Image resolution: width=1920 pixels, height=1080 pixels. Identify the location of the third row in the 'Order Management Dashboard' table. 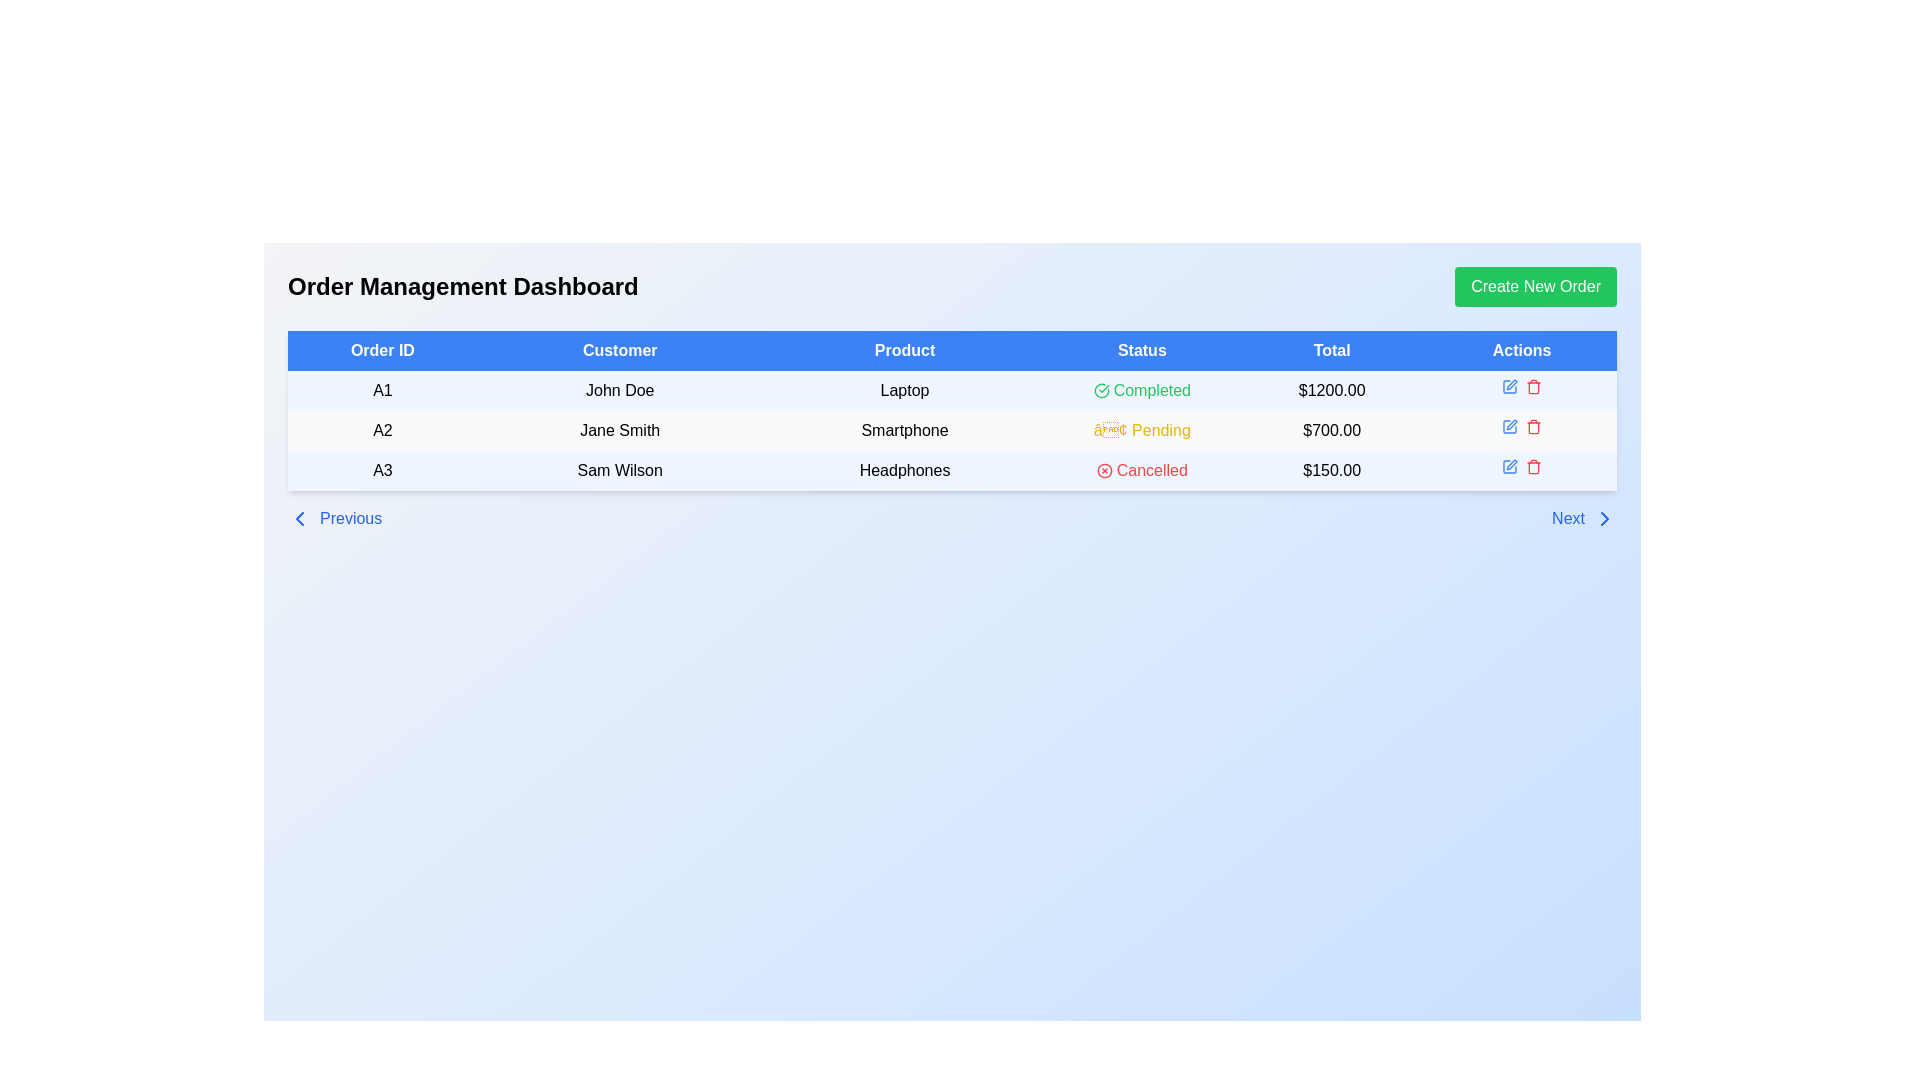
(951, 470).